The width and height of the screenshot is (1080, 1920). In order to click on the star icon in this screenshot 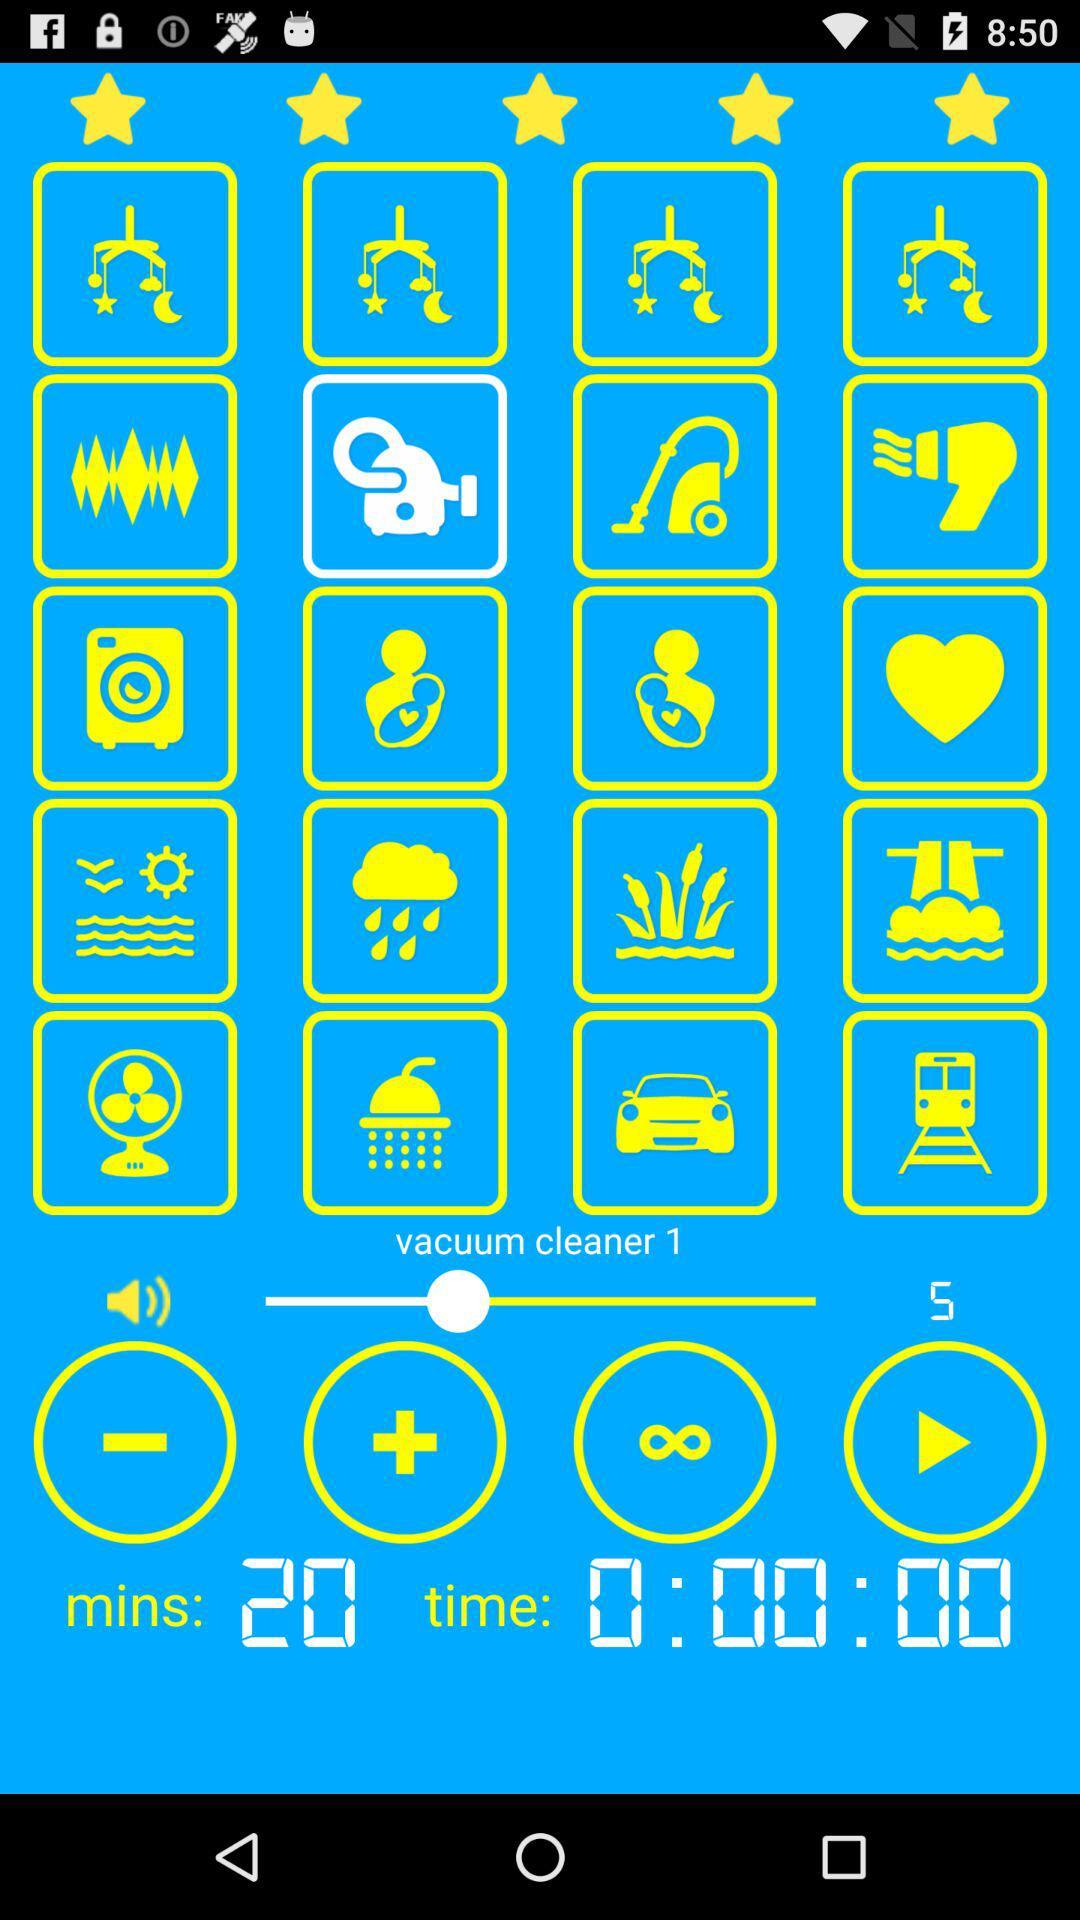, I will do `click(971, 115)`.